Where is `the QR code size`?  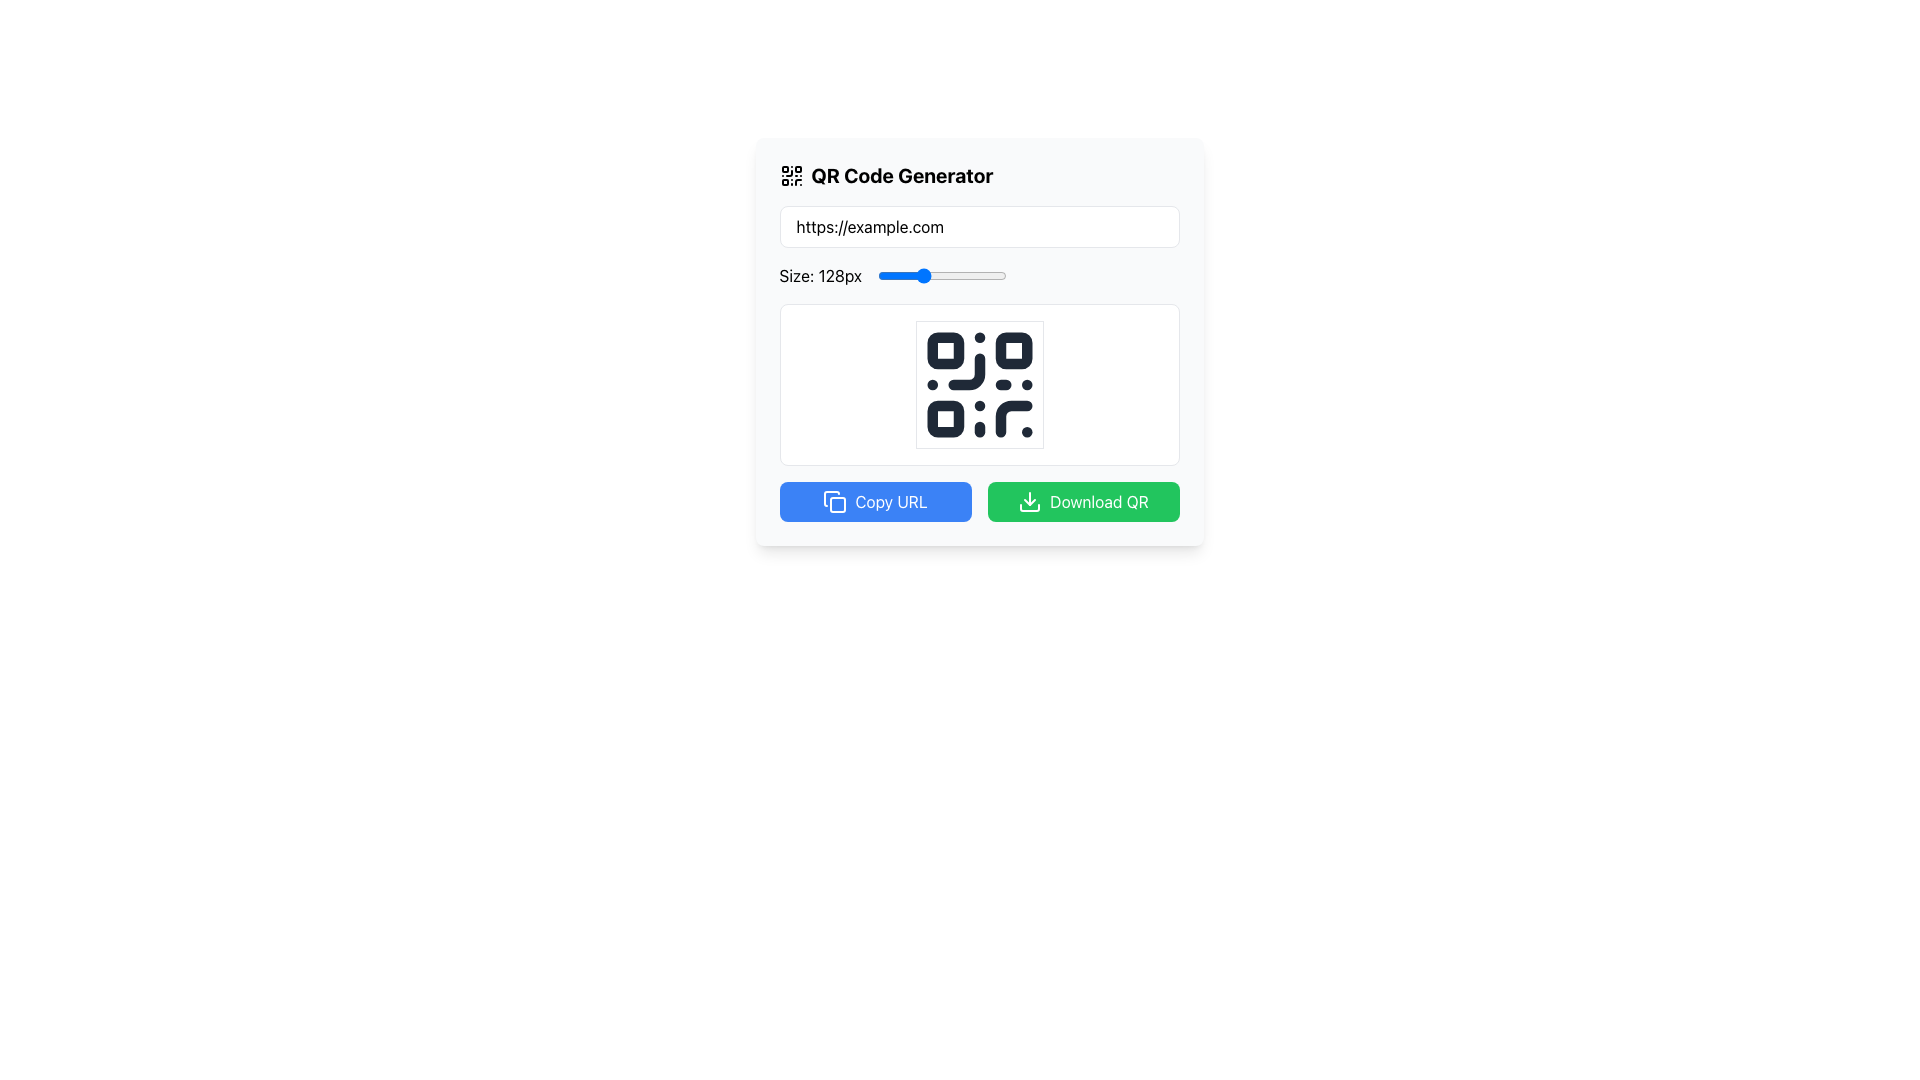 the QR code size is located at coordinates (952, 276).